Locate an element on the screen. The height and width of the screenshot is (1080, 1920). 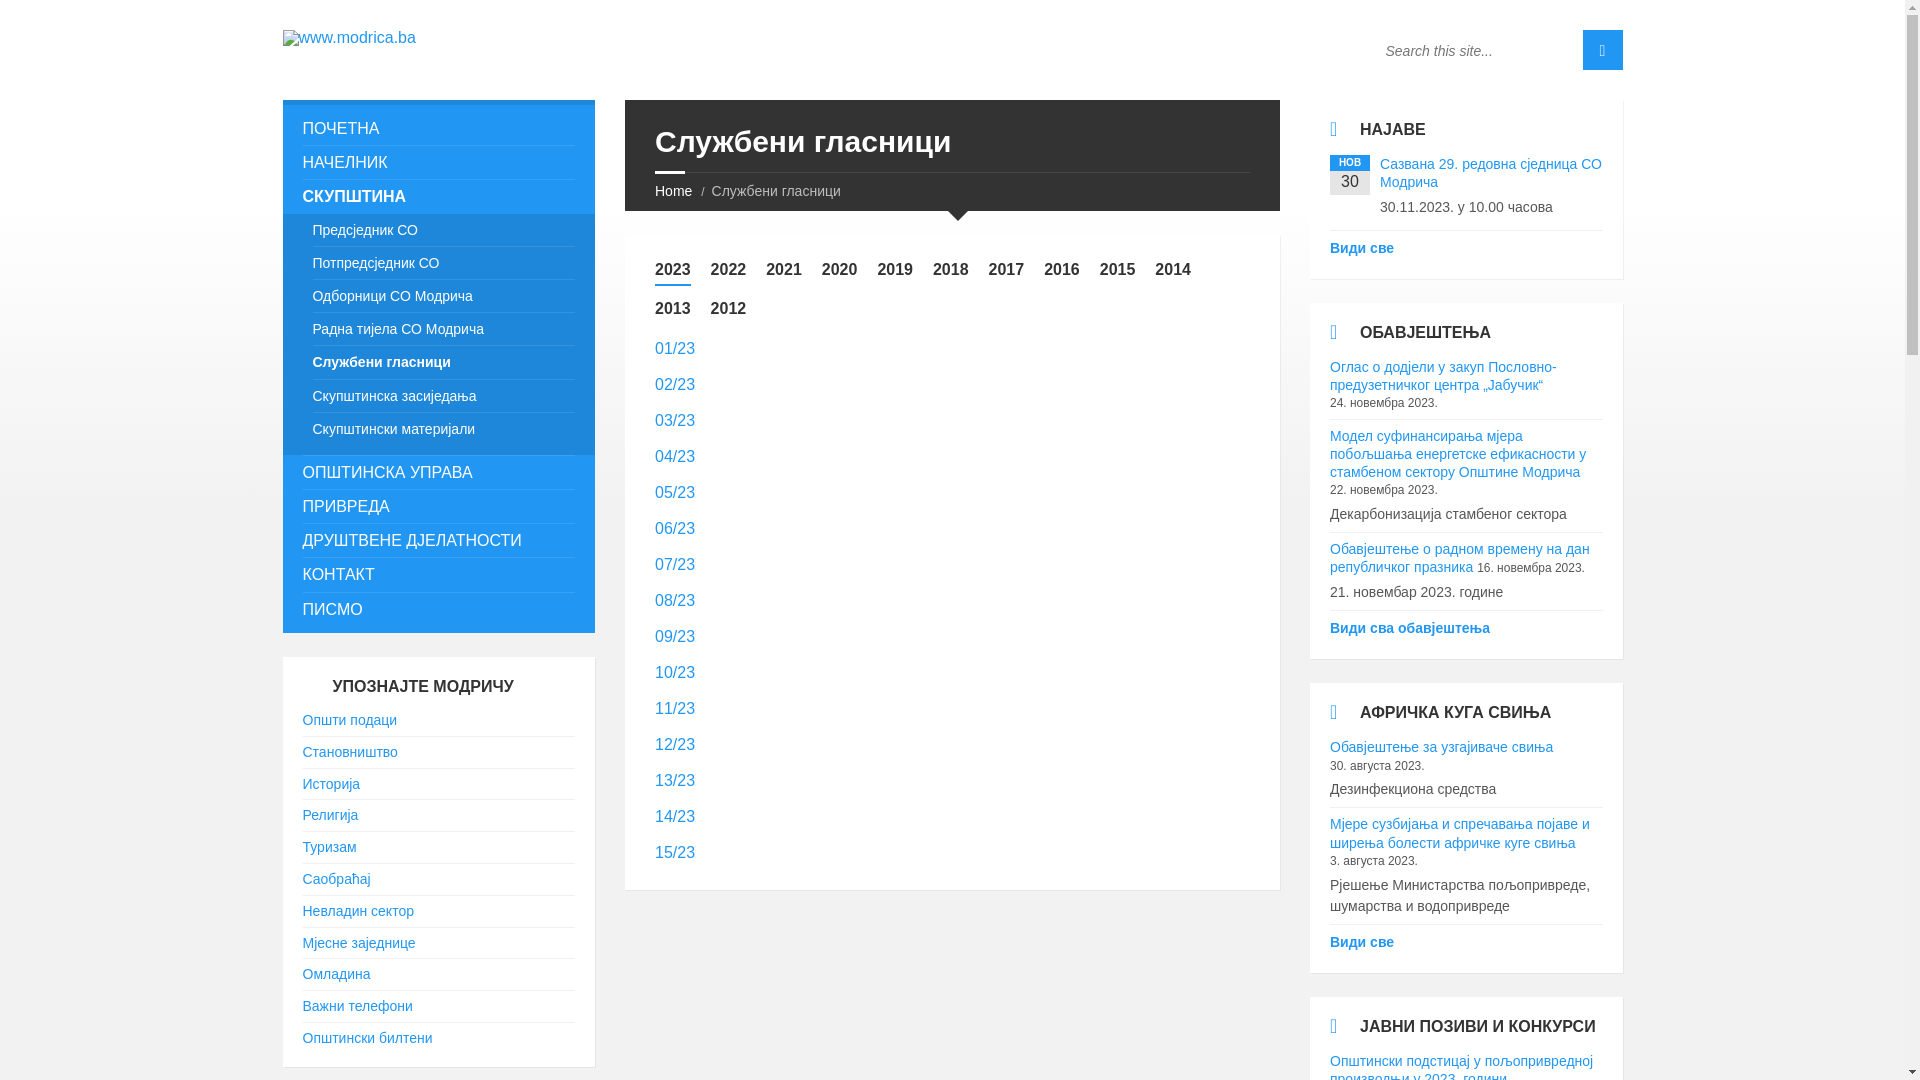
'08/23' is located at coordinates (654, 599).